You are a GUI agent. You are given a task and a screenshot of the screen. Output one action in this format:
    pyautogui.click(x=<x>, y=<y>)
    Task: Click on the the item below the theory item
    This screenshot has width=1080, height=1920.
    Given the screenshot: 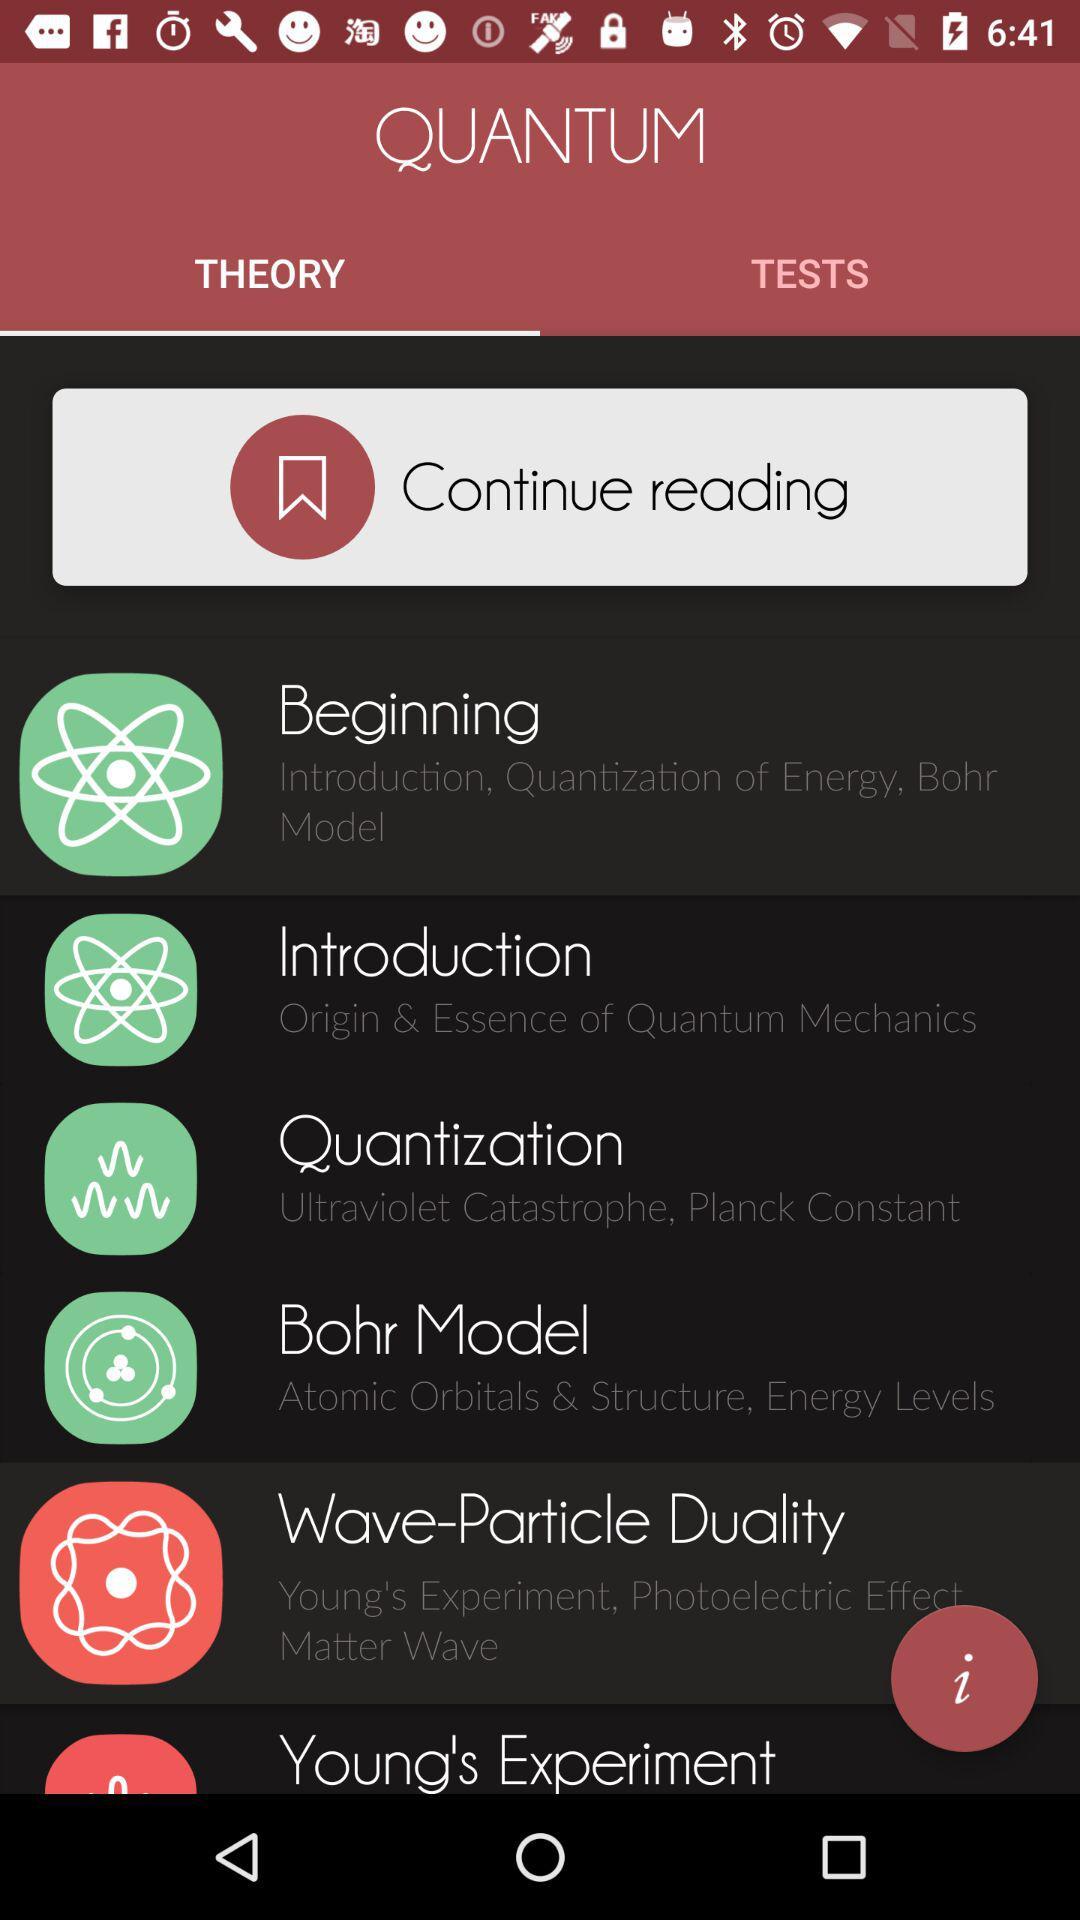 What is the action you would take?
    pyautogui.click(x=302, y=487)
    